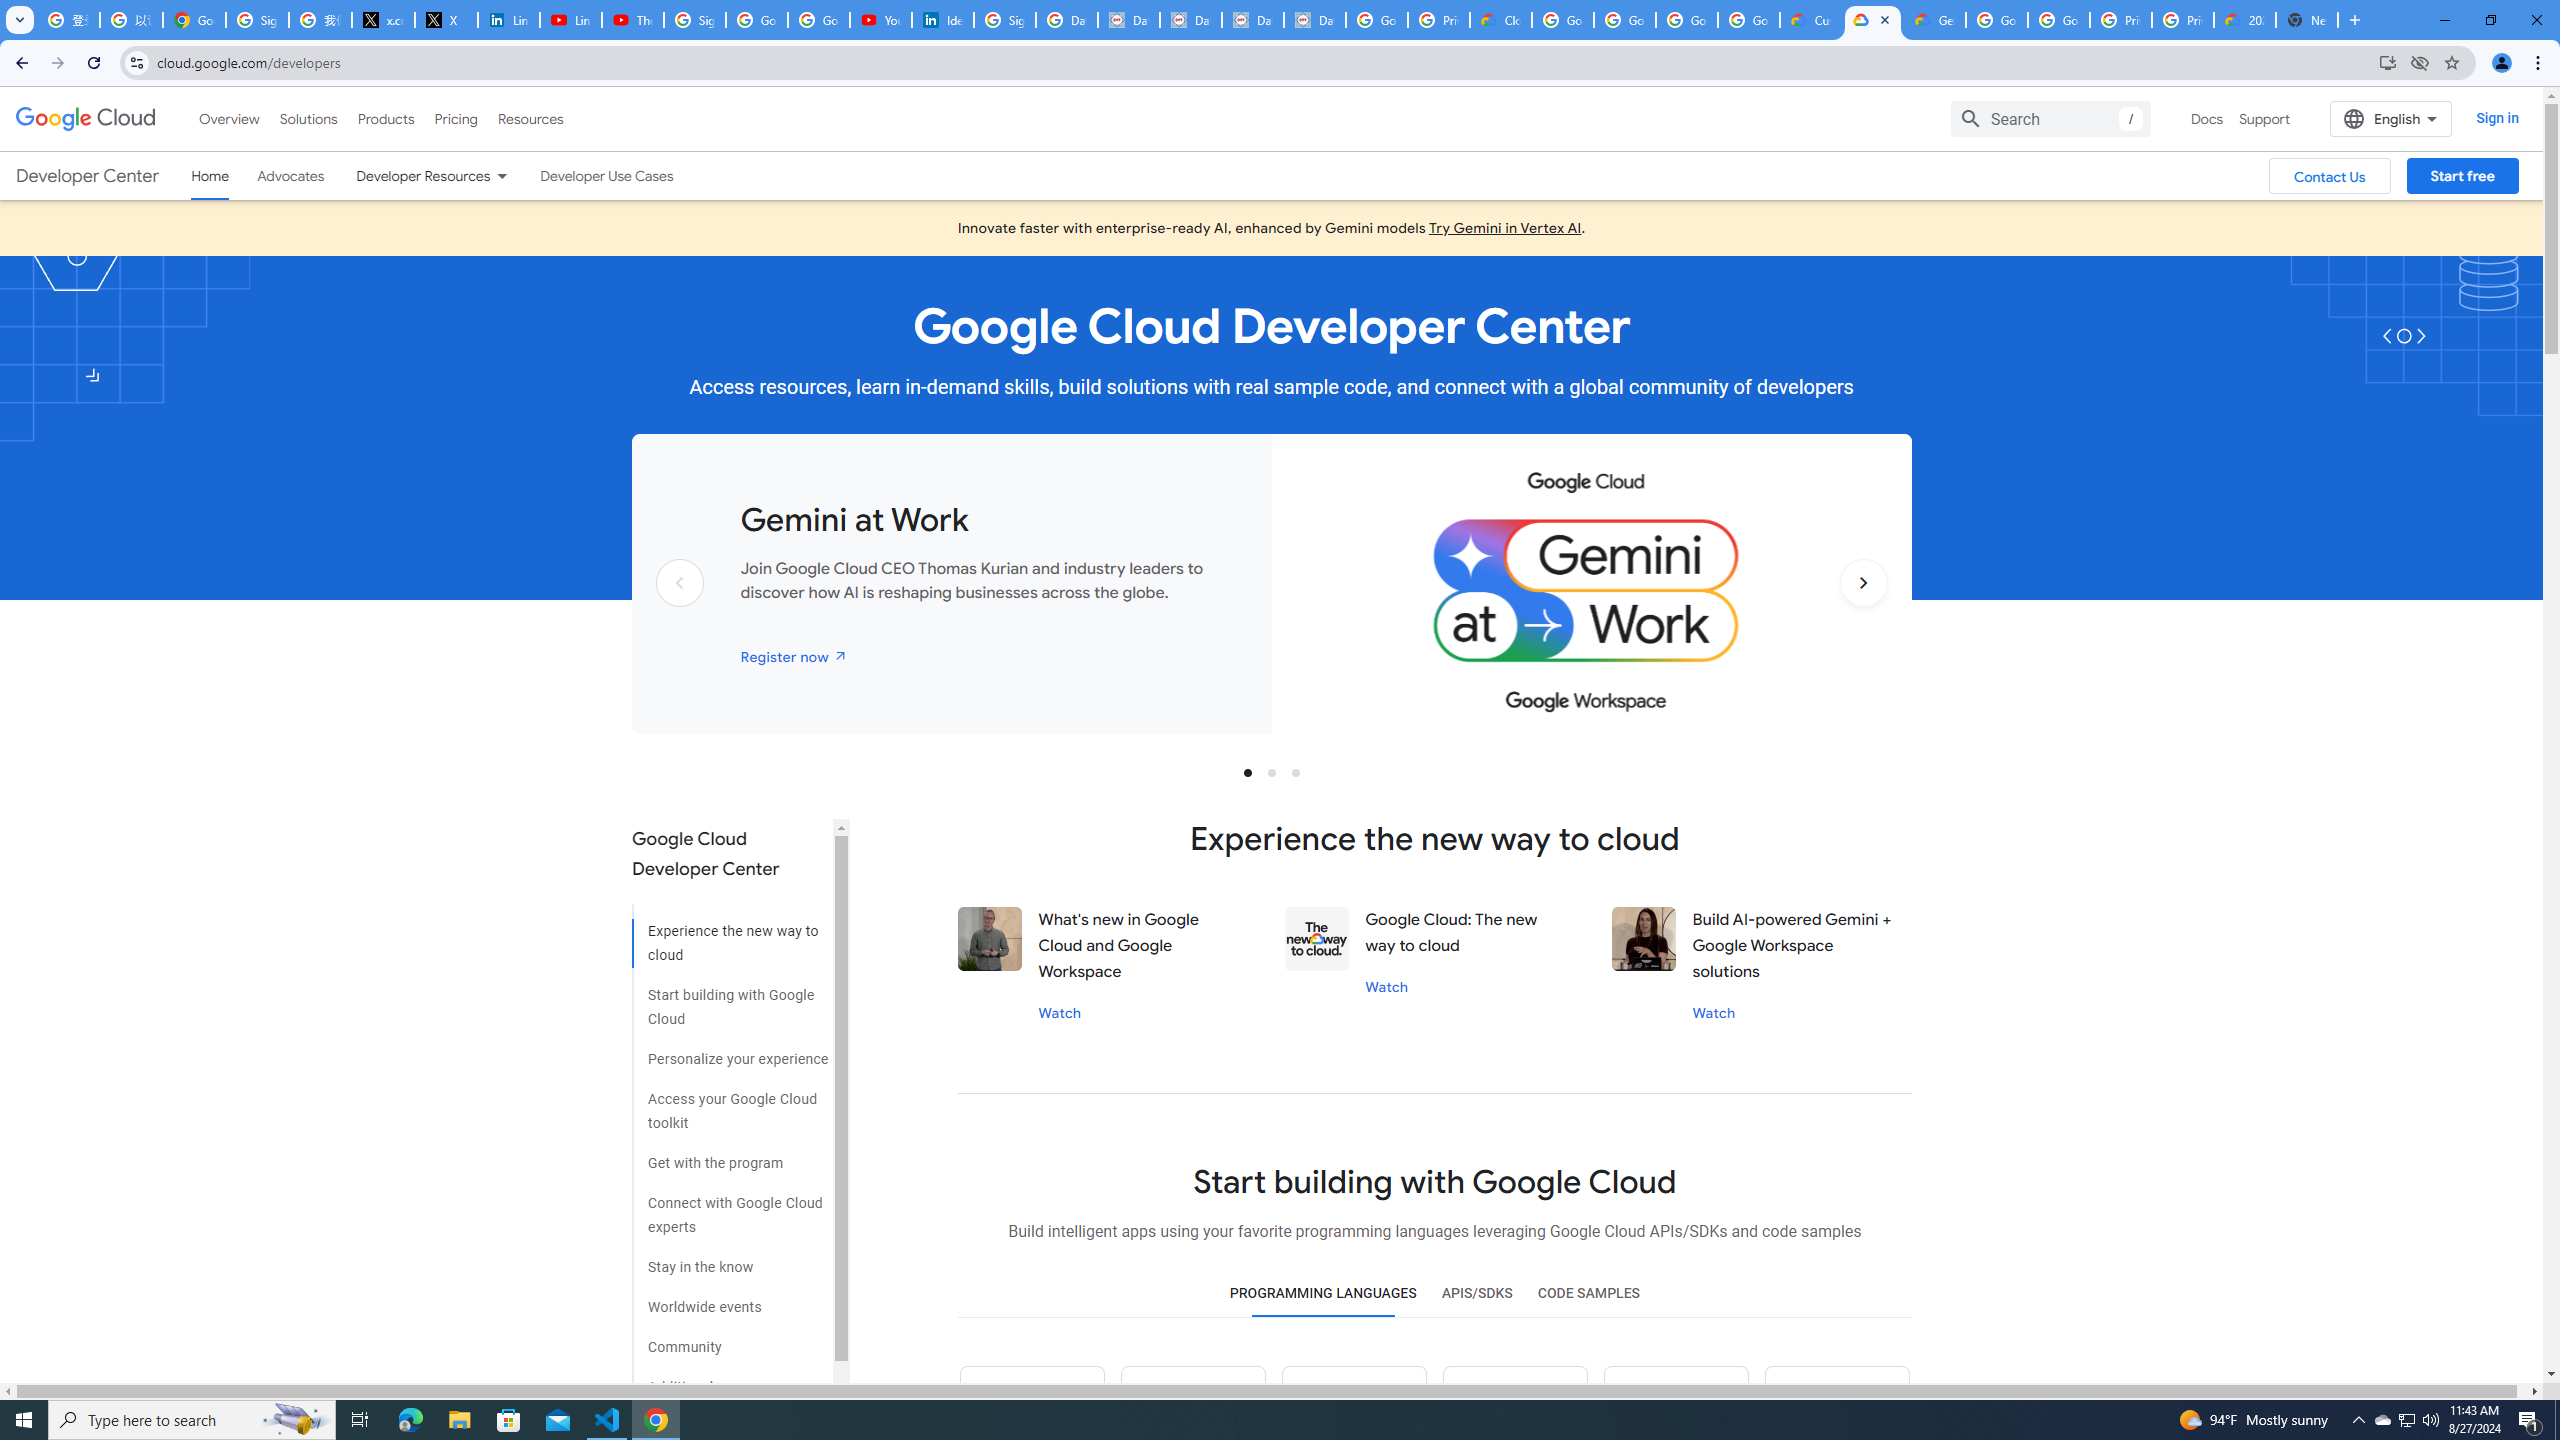 This screenshot has width=2560, height=1440. Describe the element at coordinates (1687, 19) in the screenshot. I see `'Google Workspace - Specific Terms'` at that location.